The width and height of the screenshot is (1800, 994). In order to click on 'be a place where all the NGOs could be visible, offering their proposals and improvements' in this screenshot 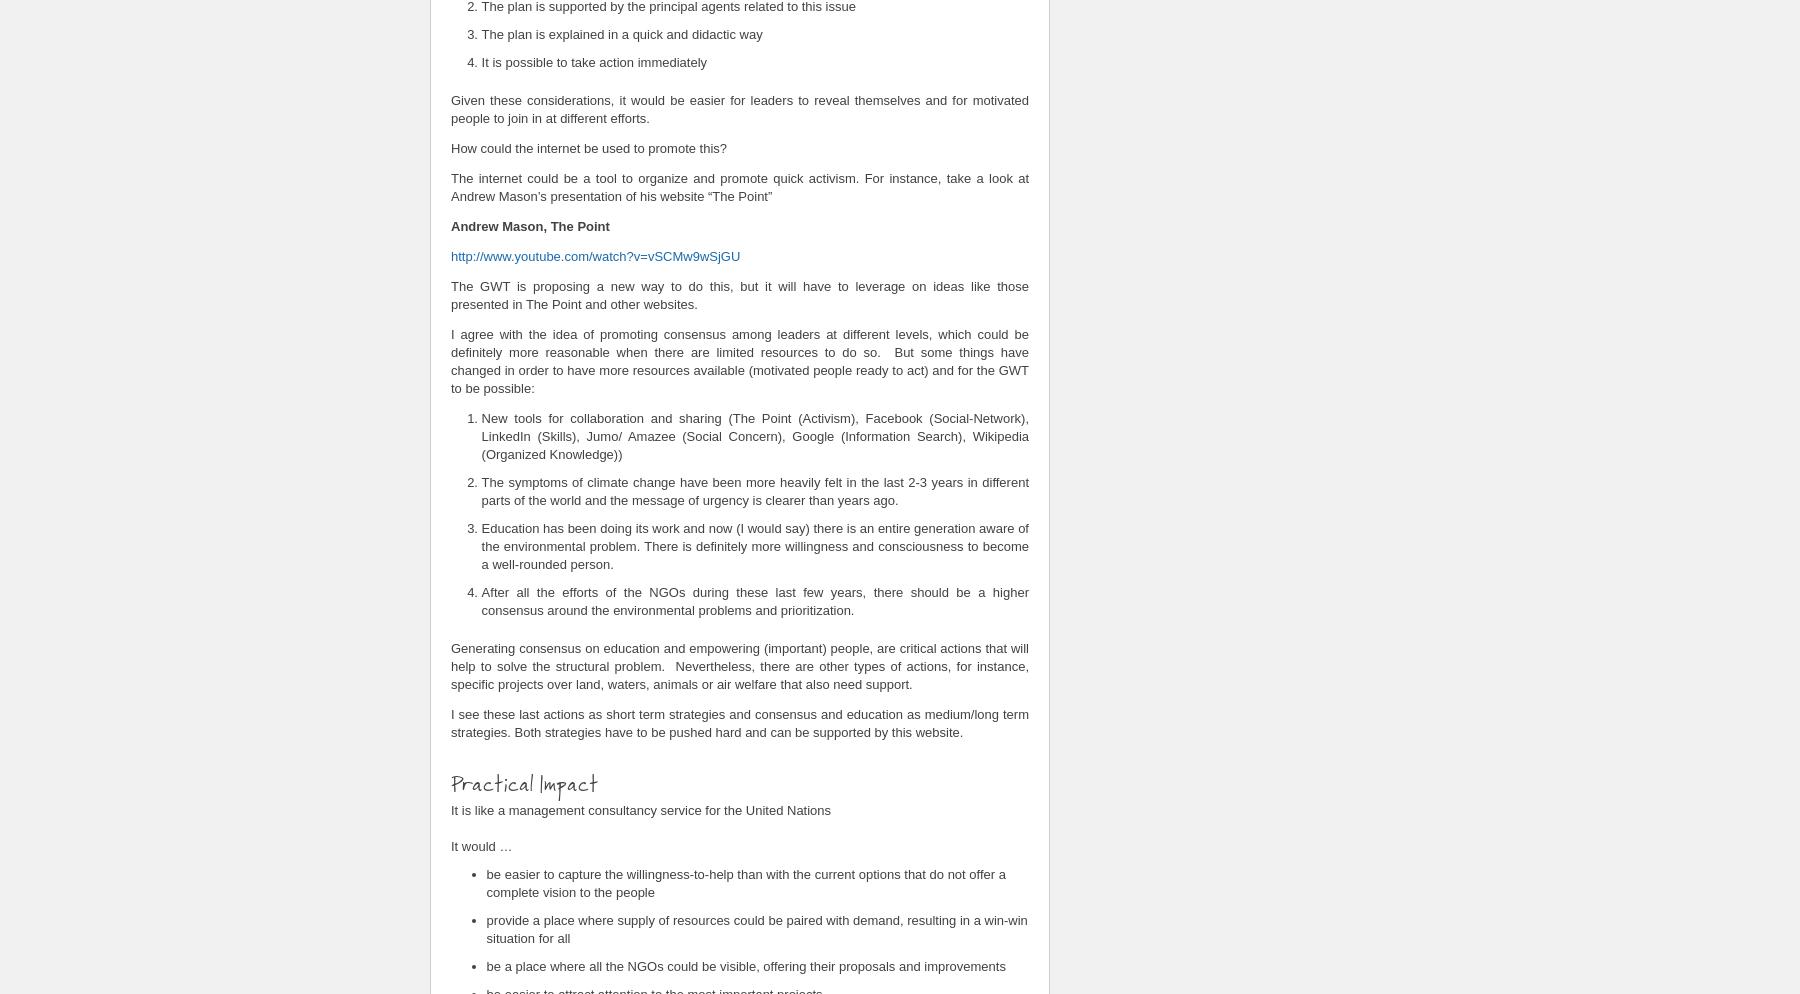, I will do `click(485, 964)`.